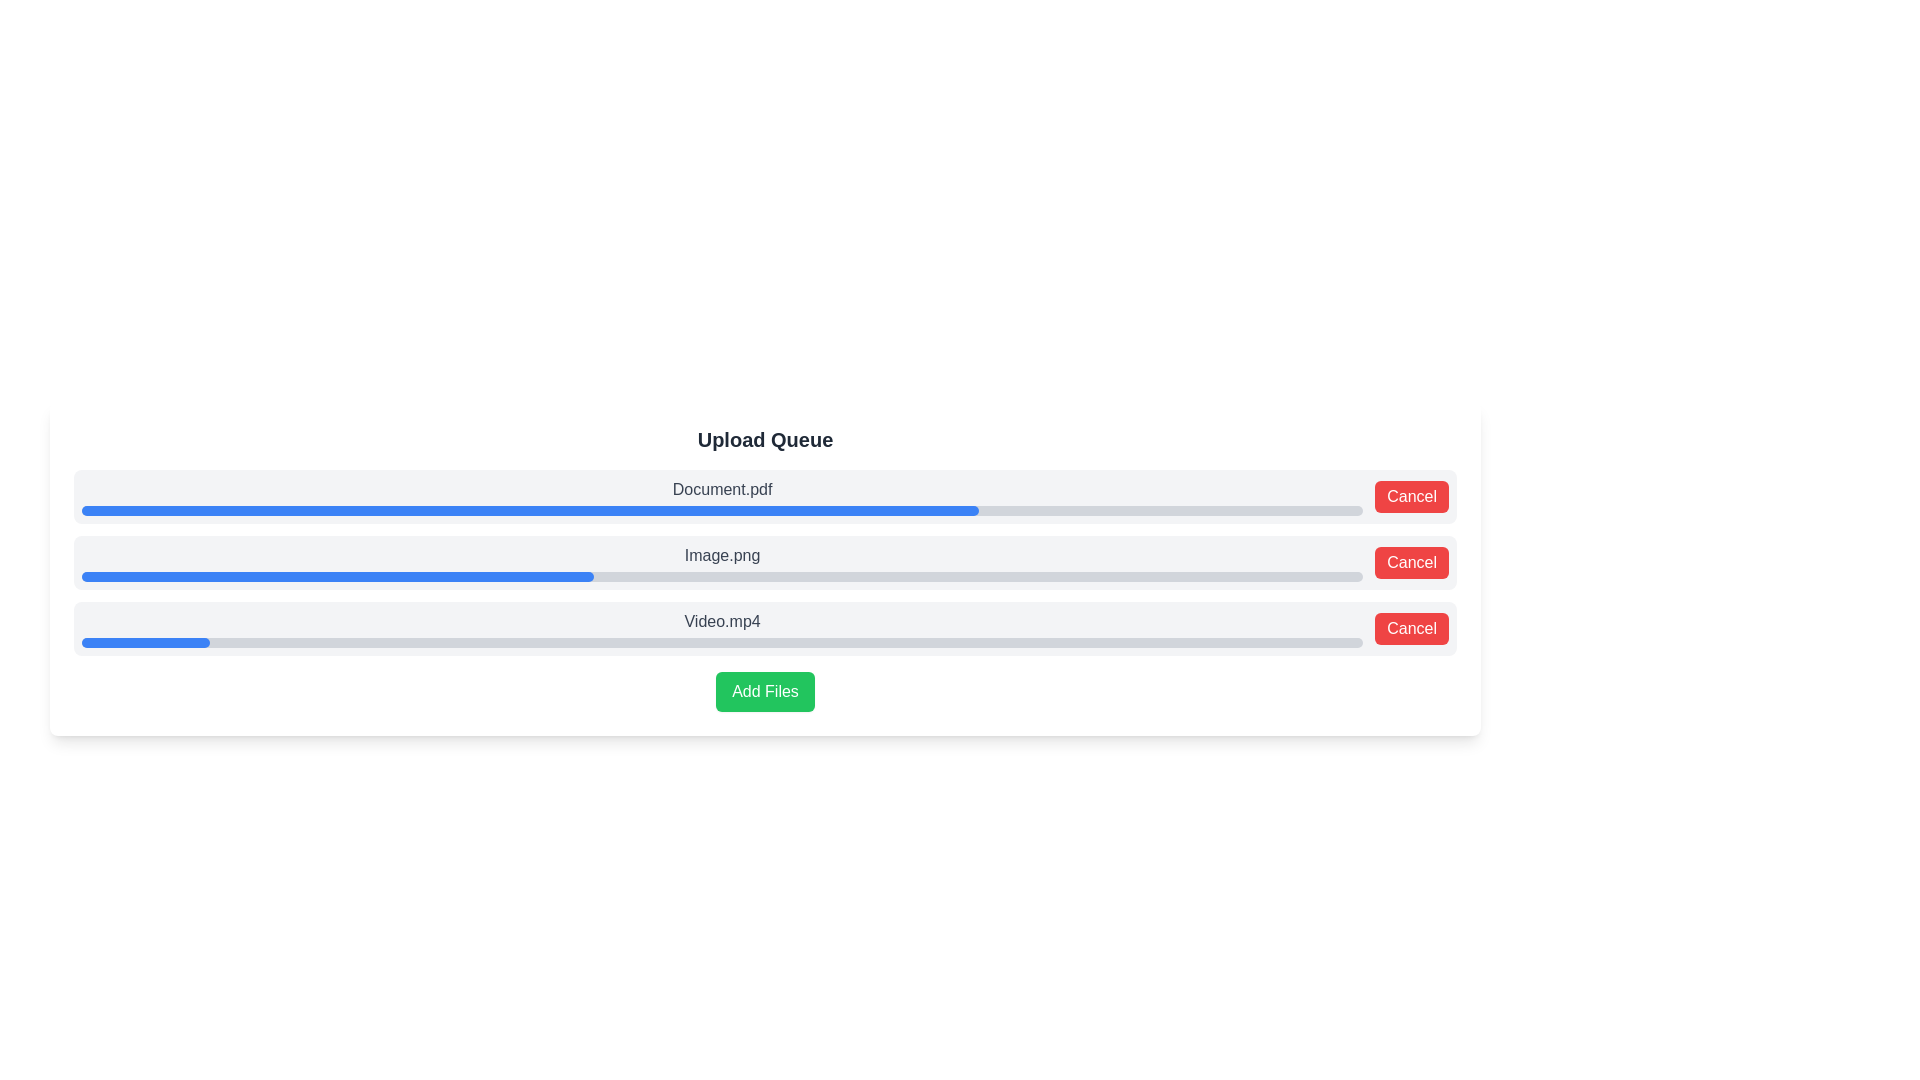 The width and height of the screenshot is (1920, 1080). I want to click on the text label that displays the name of an uploaded file, located above the progress bar and to the left of the 'Cancel' button, so click(721, 563).